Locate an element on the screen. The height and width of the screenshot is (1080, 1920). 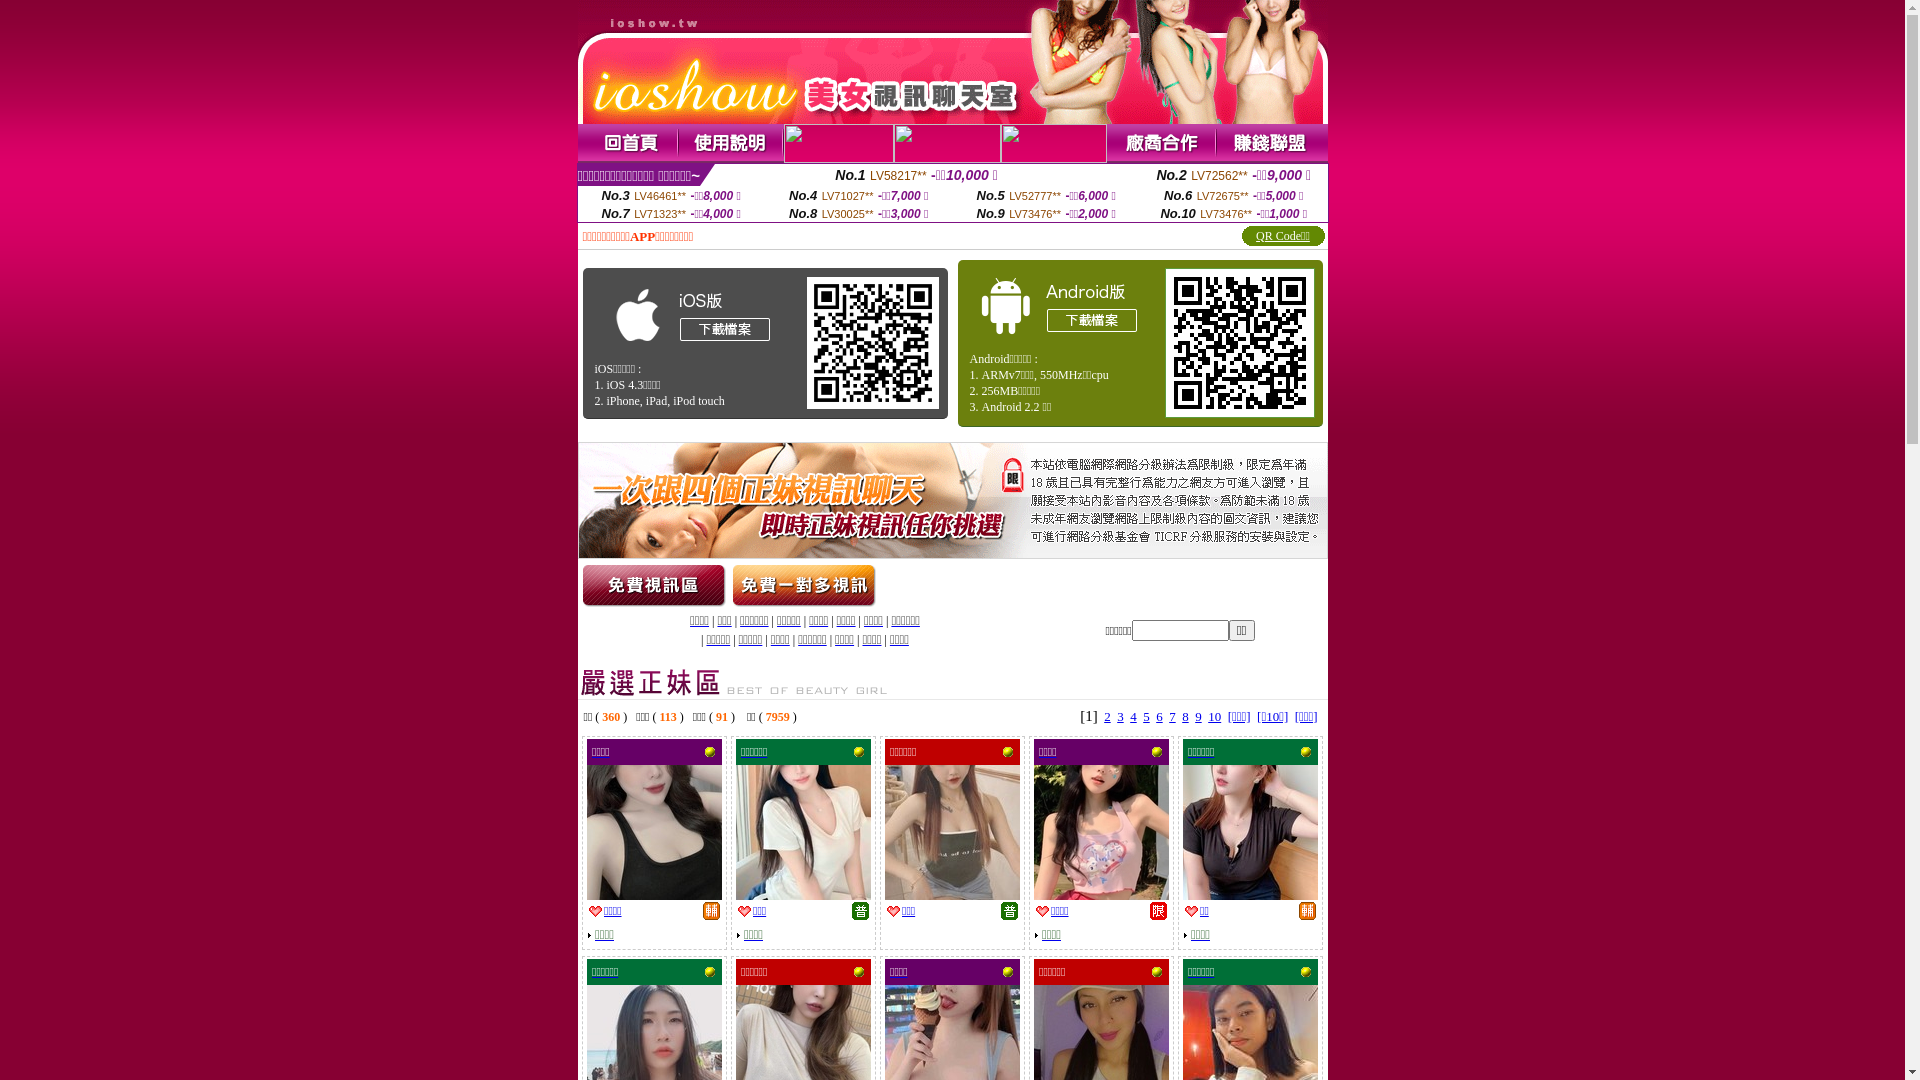
'8' is located at coordinates (1185, 715).